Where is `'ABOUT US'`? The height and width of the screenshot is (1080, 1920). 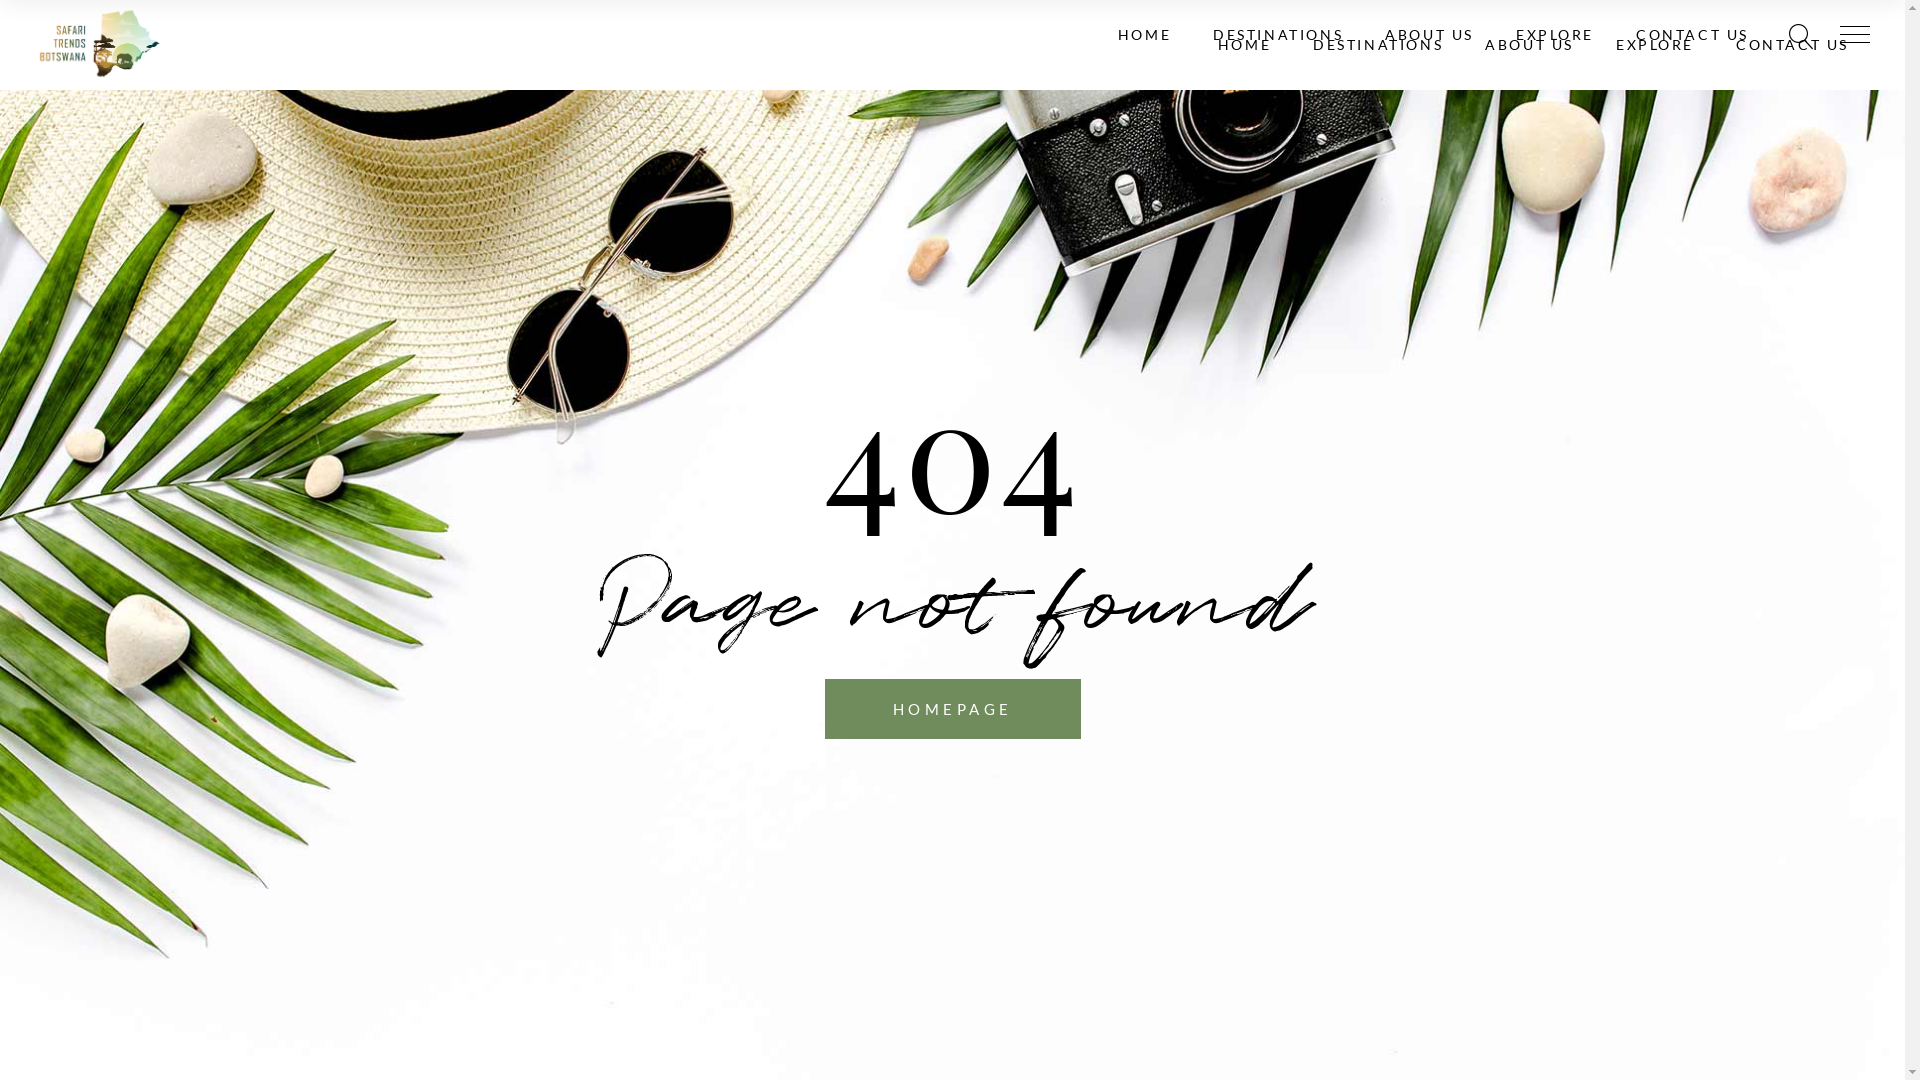 'ABOUT US' is located at coordinates (1428, 34).